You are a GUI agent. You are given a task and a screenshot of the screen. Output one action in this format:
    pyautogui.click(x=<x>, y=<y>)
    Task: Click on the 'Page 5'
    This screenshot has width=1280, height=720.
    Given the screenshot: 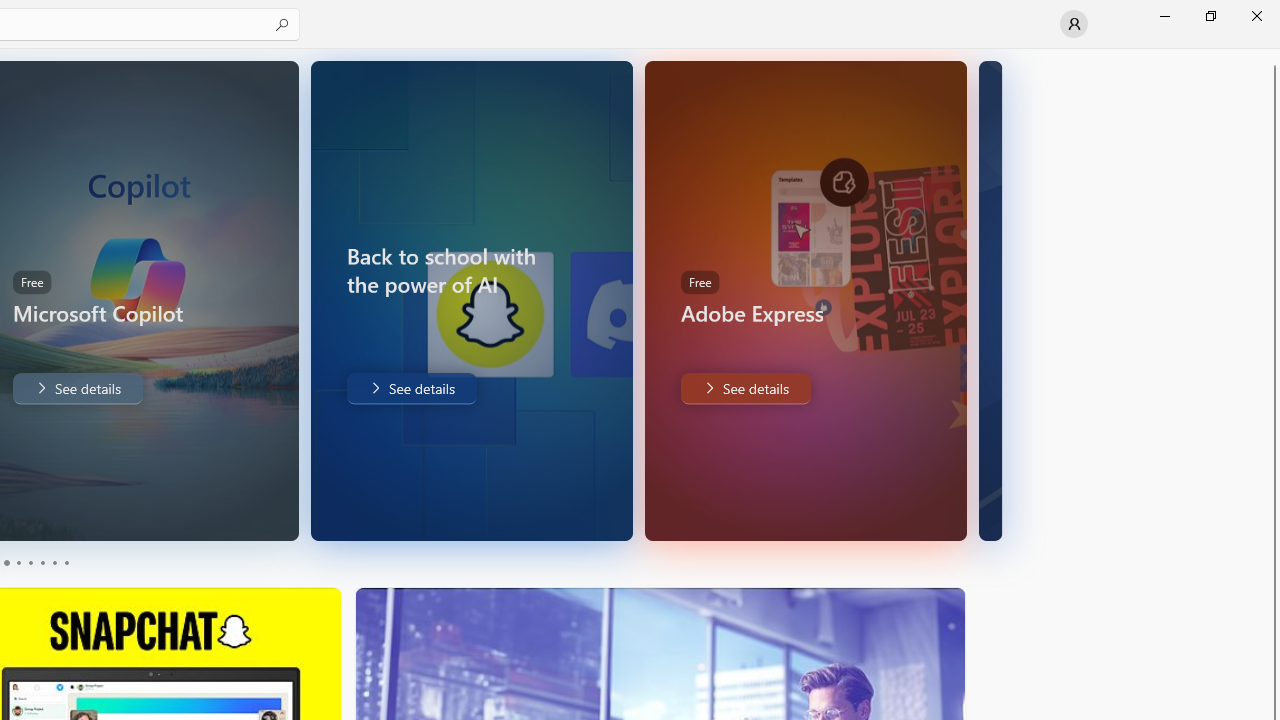 What is the action you would take?
    pyautogui.click(x=54, y=563)
    